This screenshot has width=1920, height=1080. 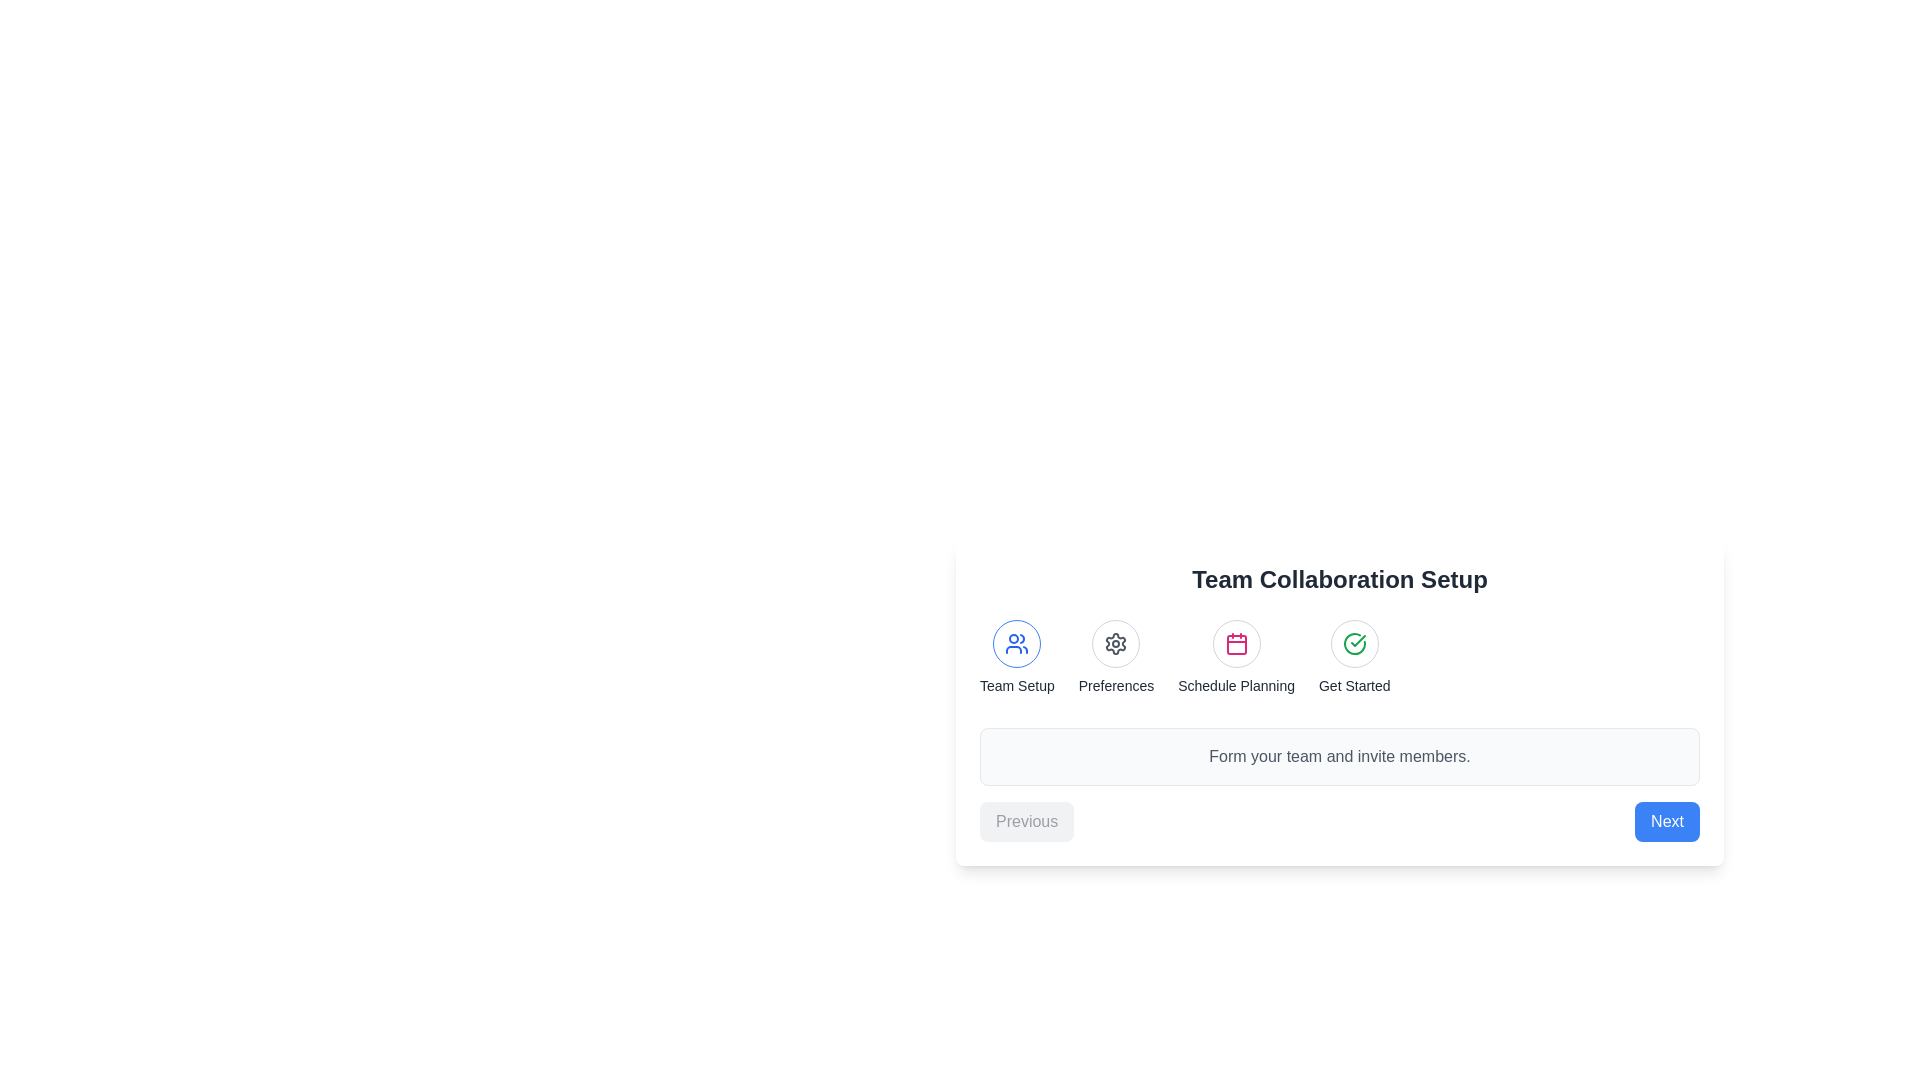 I want to click on the settings icon, which is a gear-shaped icon with a circular outline and gray color, located in the Preferences section of the Team Collaboration Setup interface, so click(x=1115, y=644).